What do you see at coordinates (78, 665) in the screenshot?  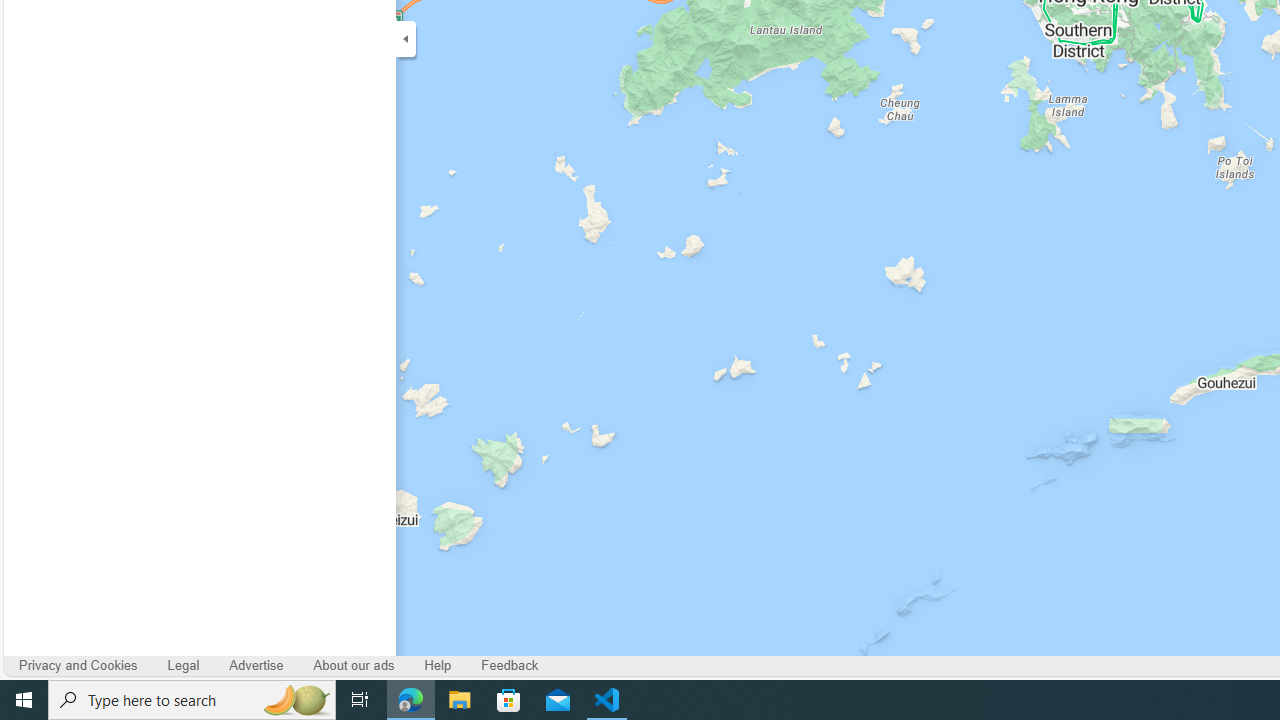 I see `'Privacy and Cookies'` at bounding box center [78, 665].